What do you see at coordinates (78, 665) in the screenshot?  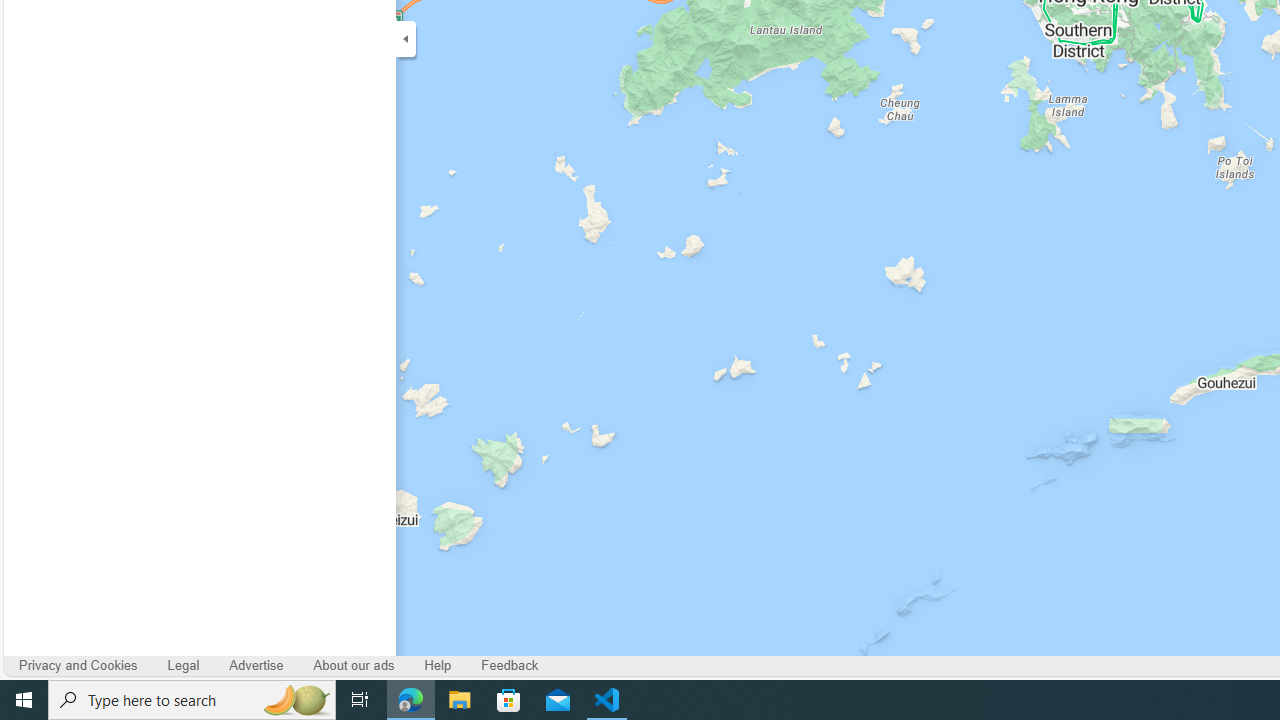 I see `'Privacy and Cookies'` at bounding box center [78, 665].